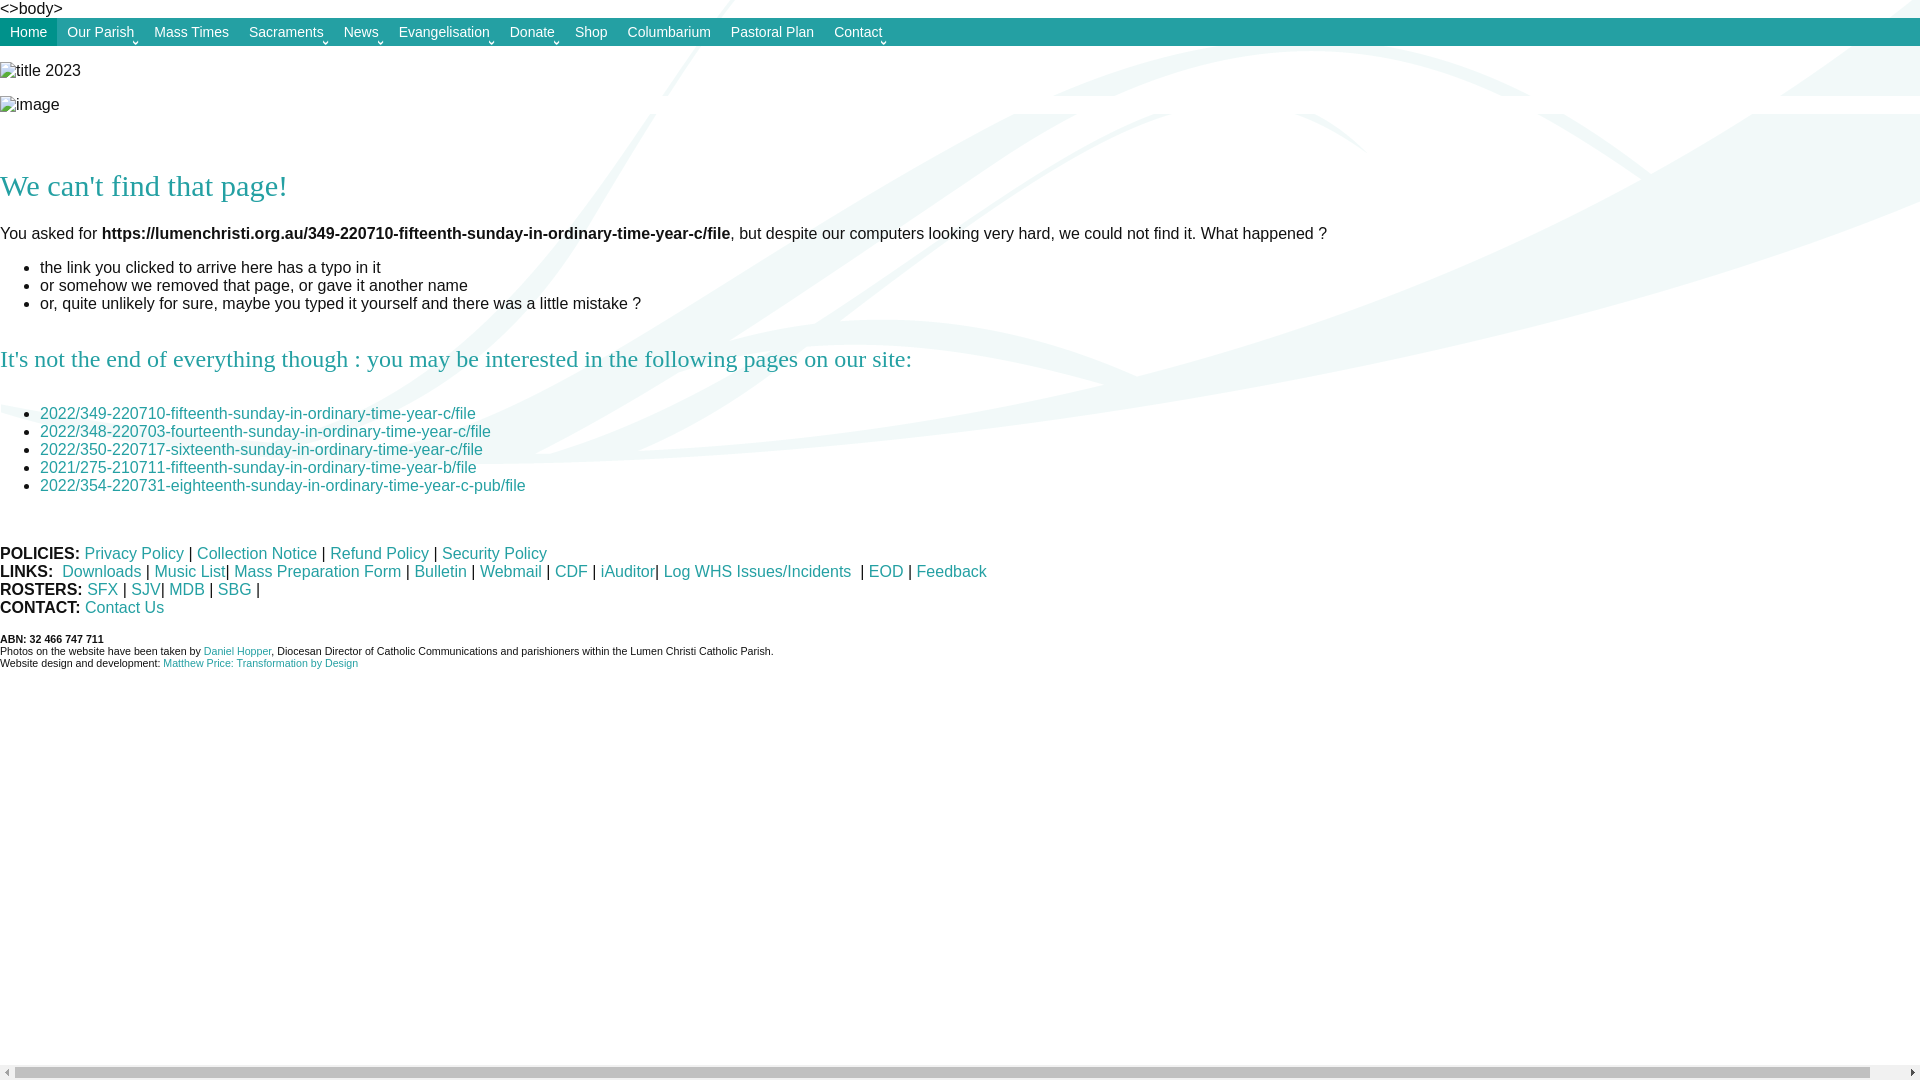 The image size is (1920, 1080). What do you see at coordinates (85, 588) in the screenshot?
I see `'SFX'` at bounding box center [85, 588].